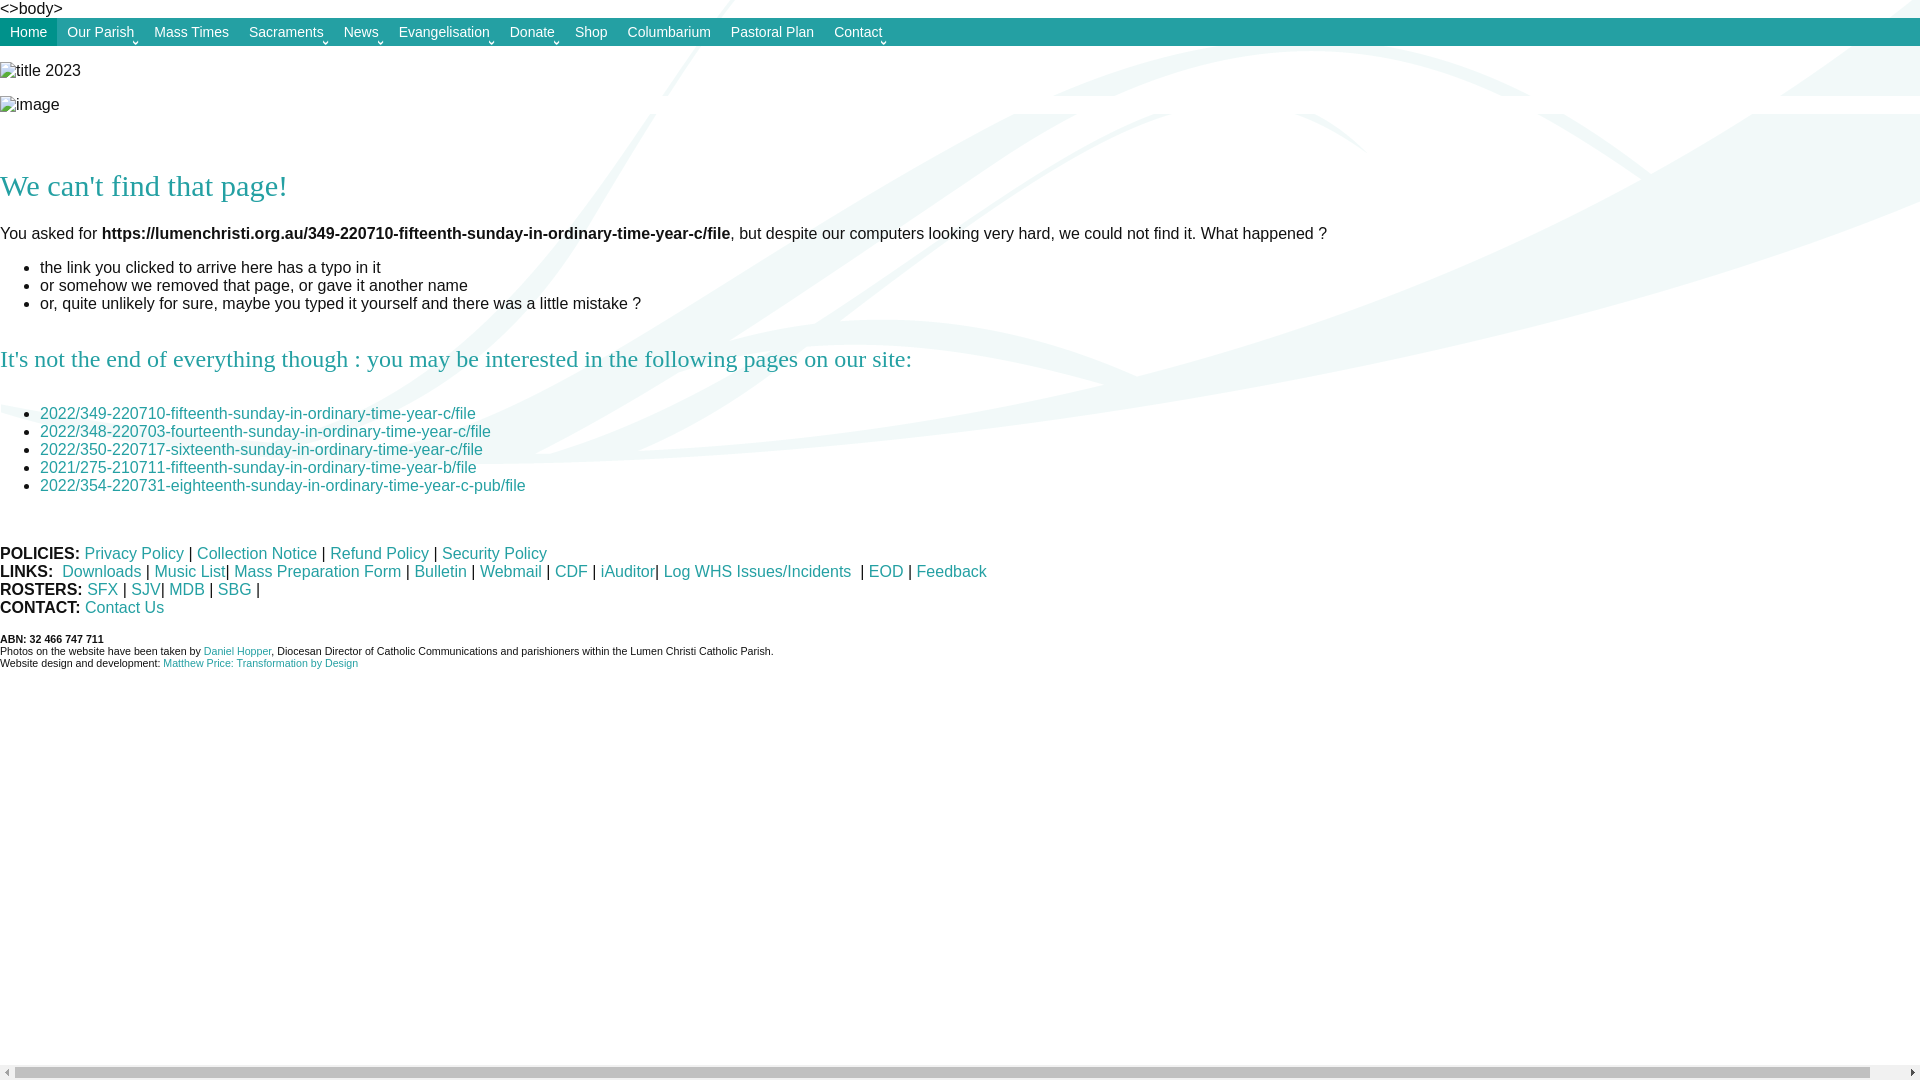 The image size is (1920, 1080). What do you see at coordinates (85, 588) in the screenshot?
I see `'SFX'` at bounding box center [85, 588].